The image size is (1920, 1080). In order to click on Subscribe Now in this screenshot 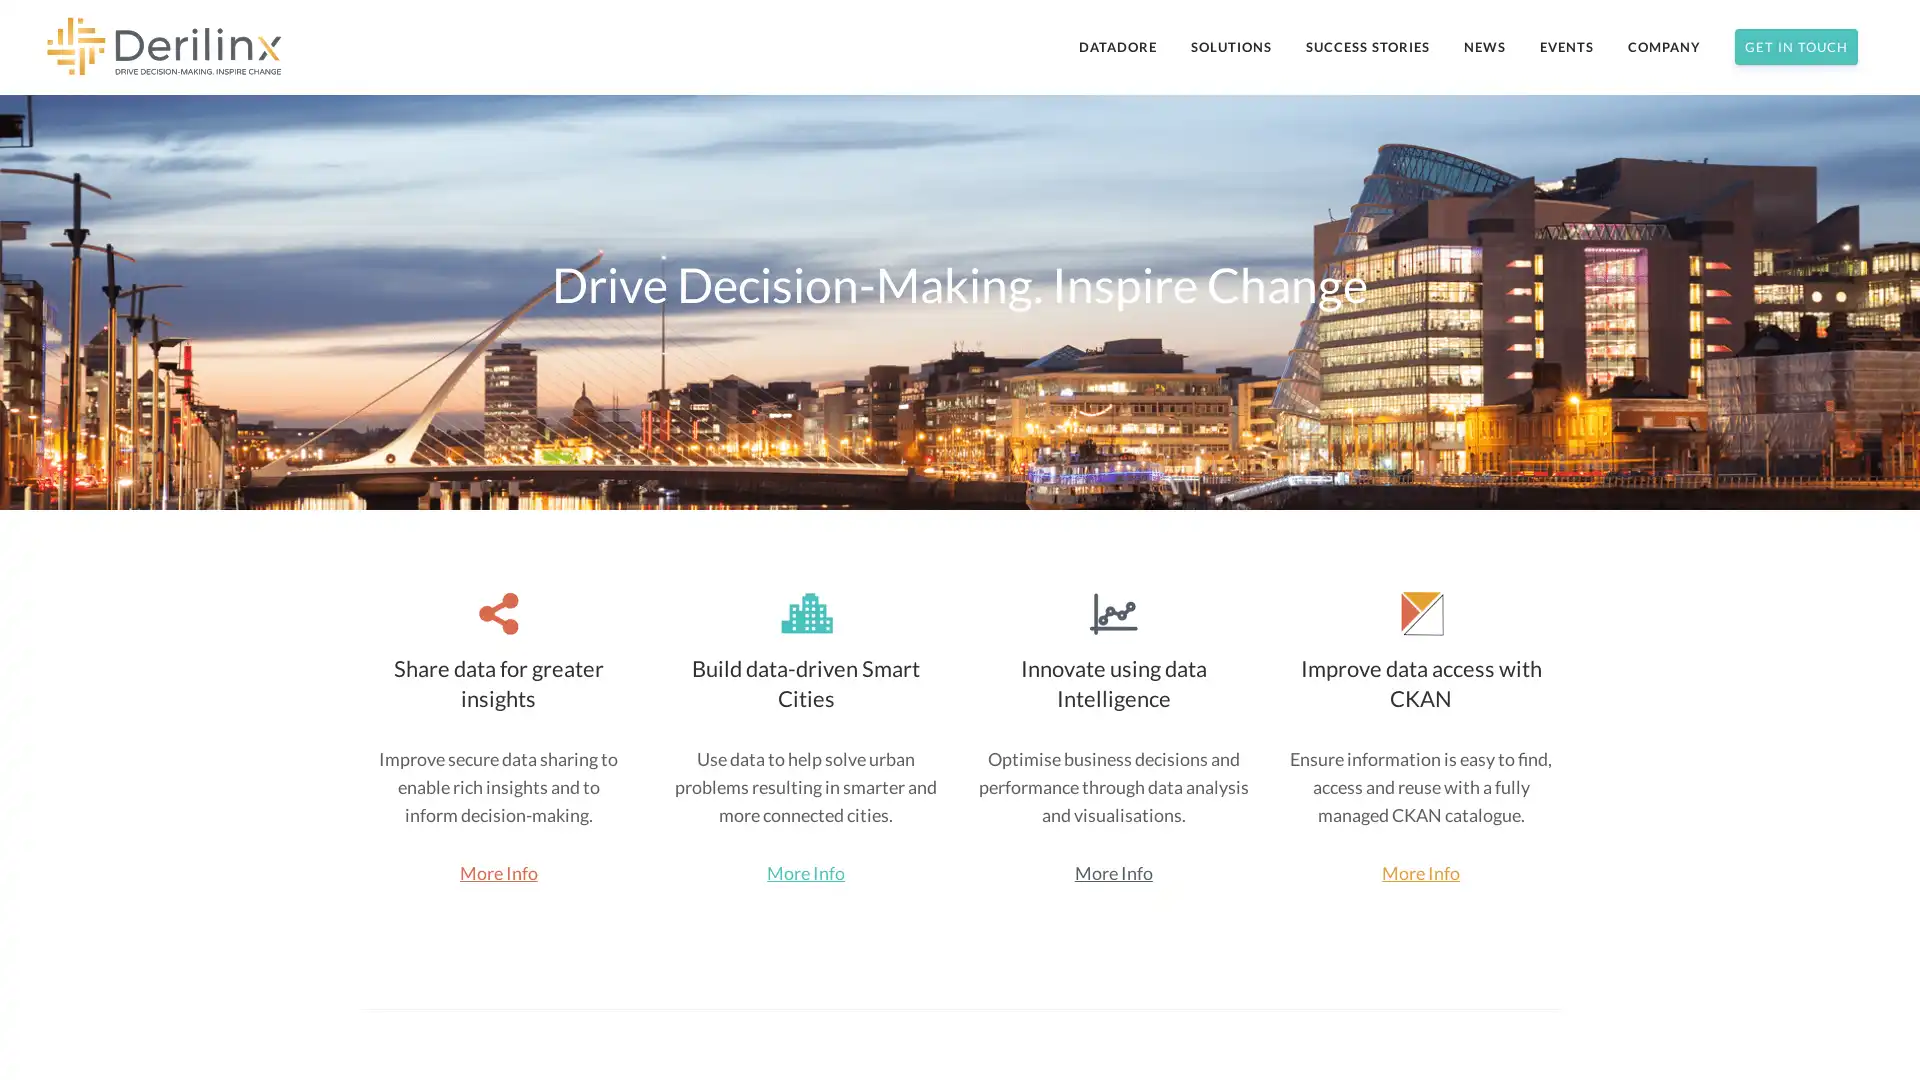, I will do `click(1708, 1040)`.